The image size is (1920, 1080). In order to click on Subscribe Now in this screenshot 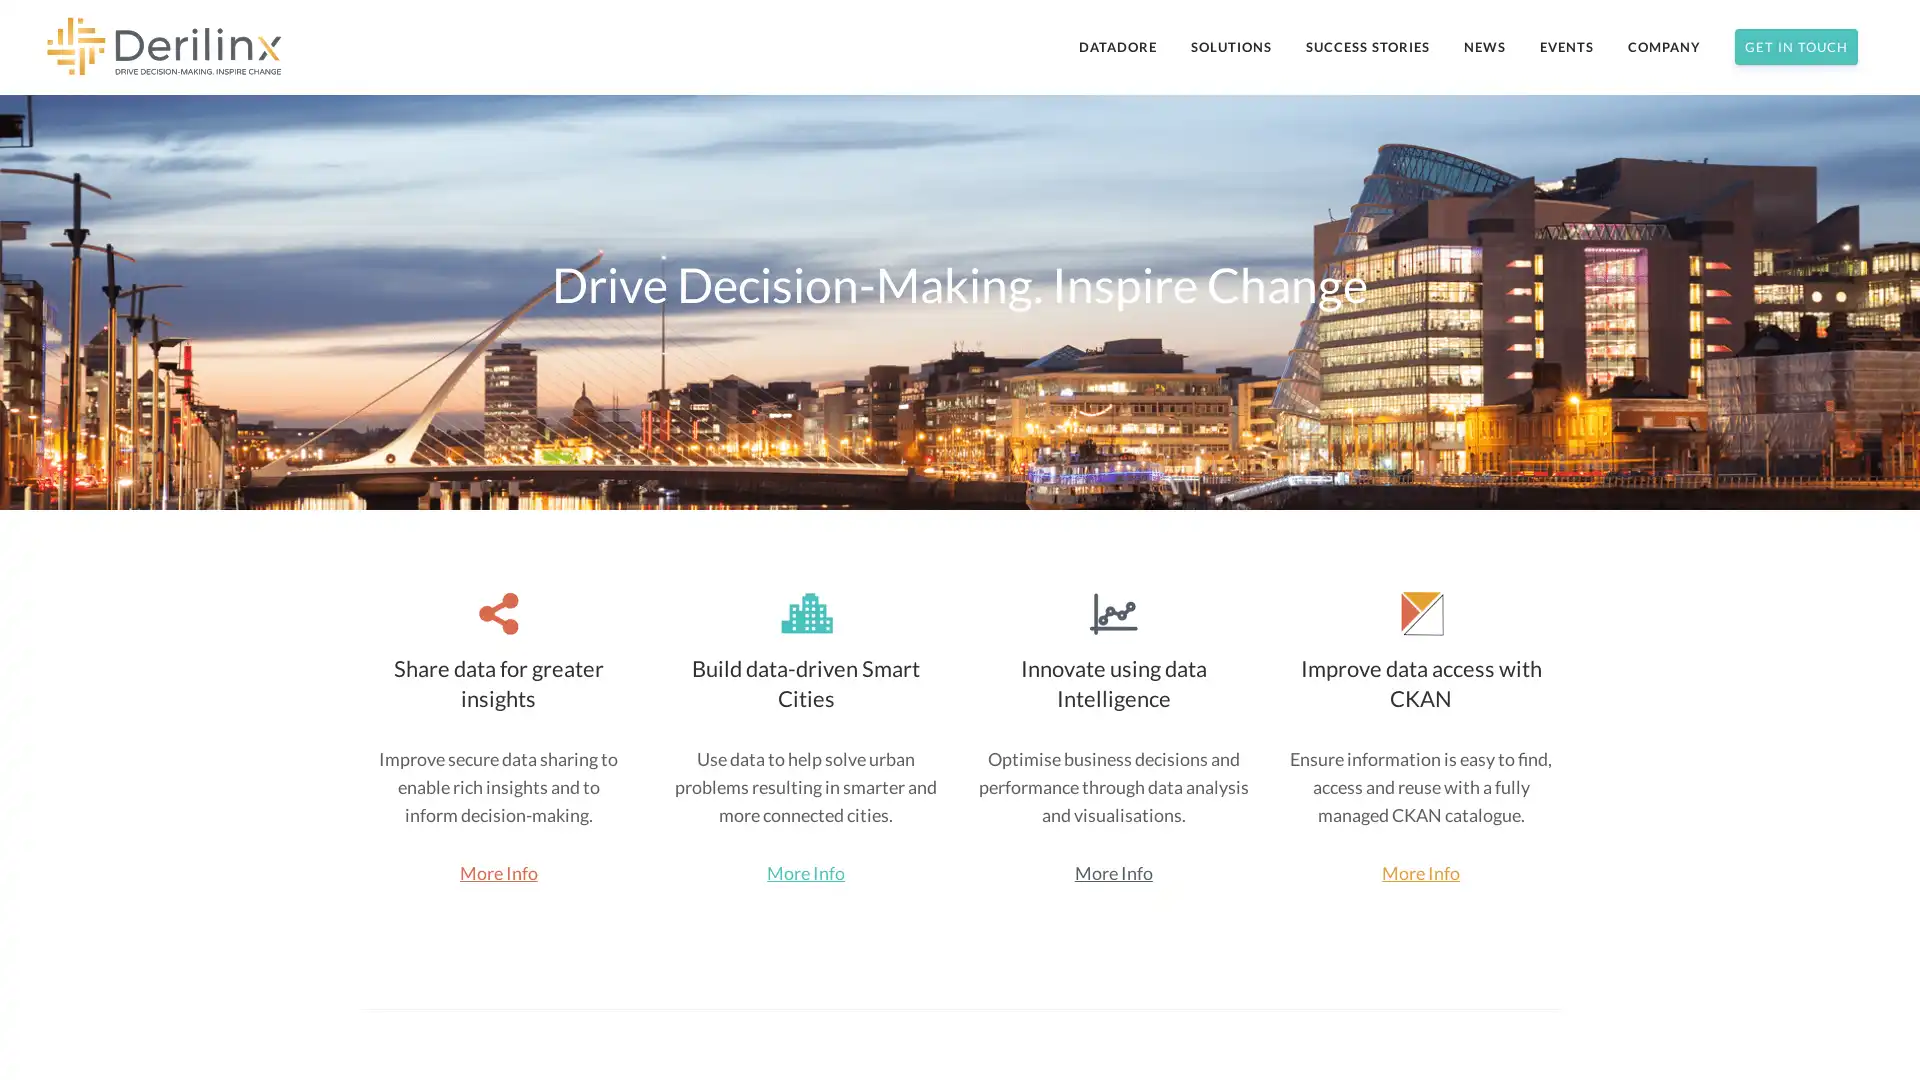, I will do `click(1708, 1040)`.